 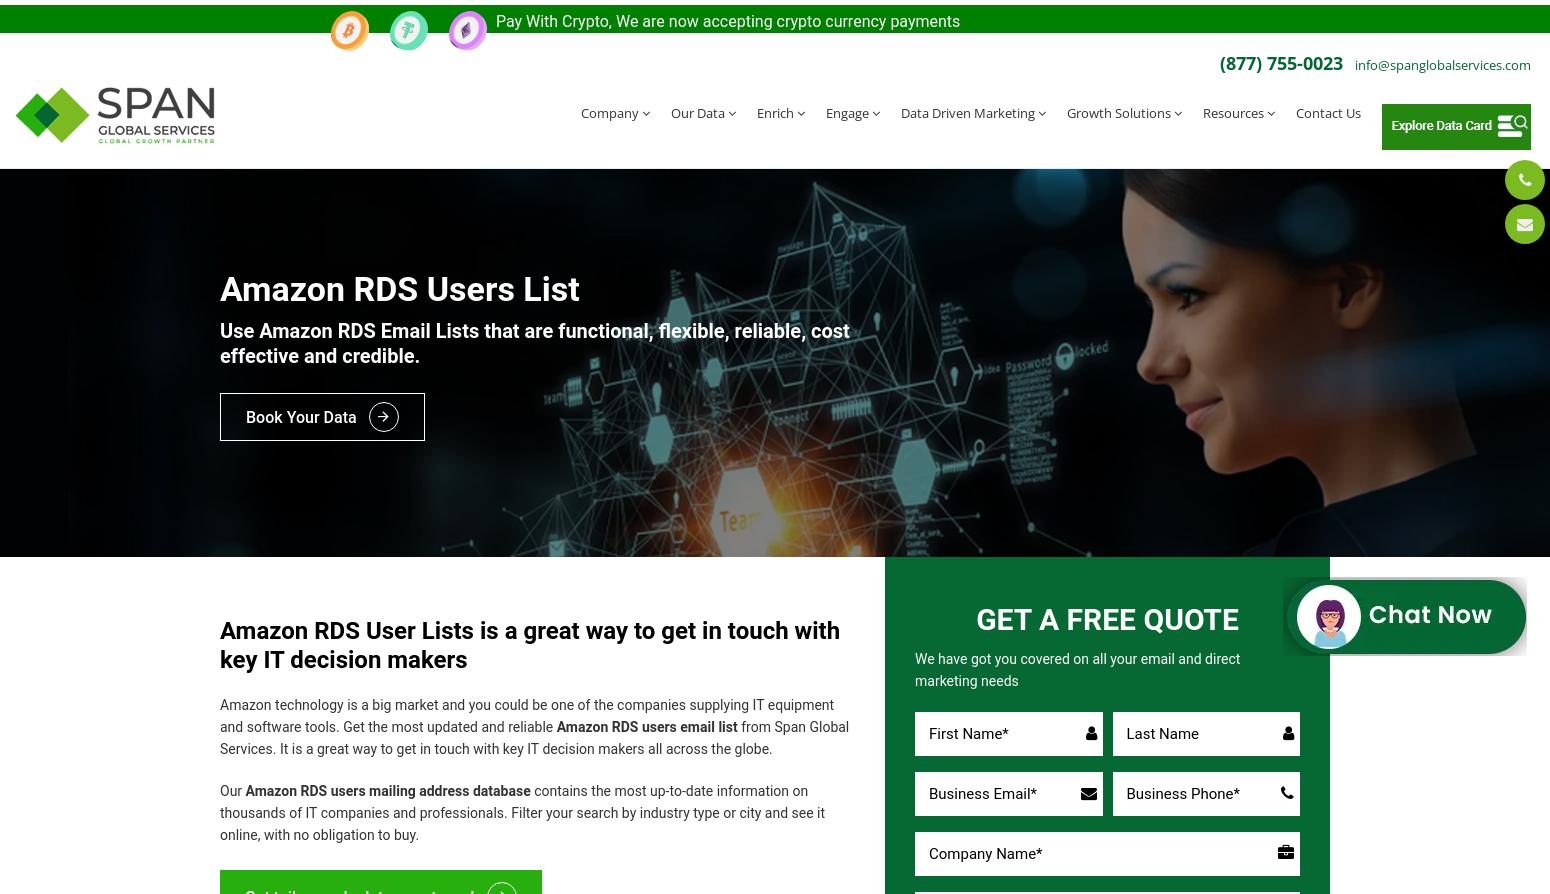 What do you see at coordinates (1442, 59) in the screenshot?
I see `'info@spanglobalservices.com'` at bounding box center [1442, 59].